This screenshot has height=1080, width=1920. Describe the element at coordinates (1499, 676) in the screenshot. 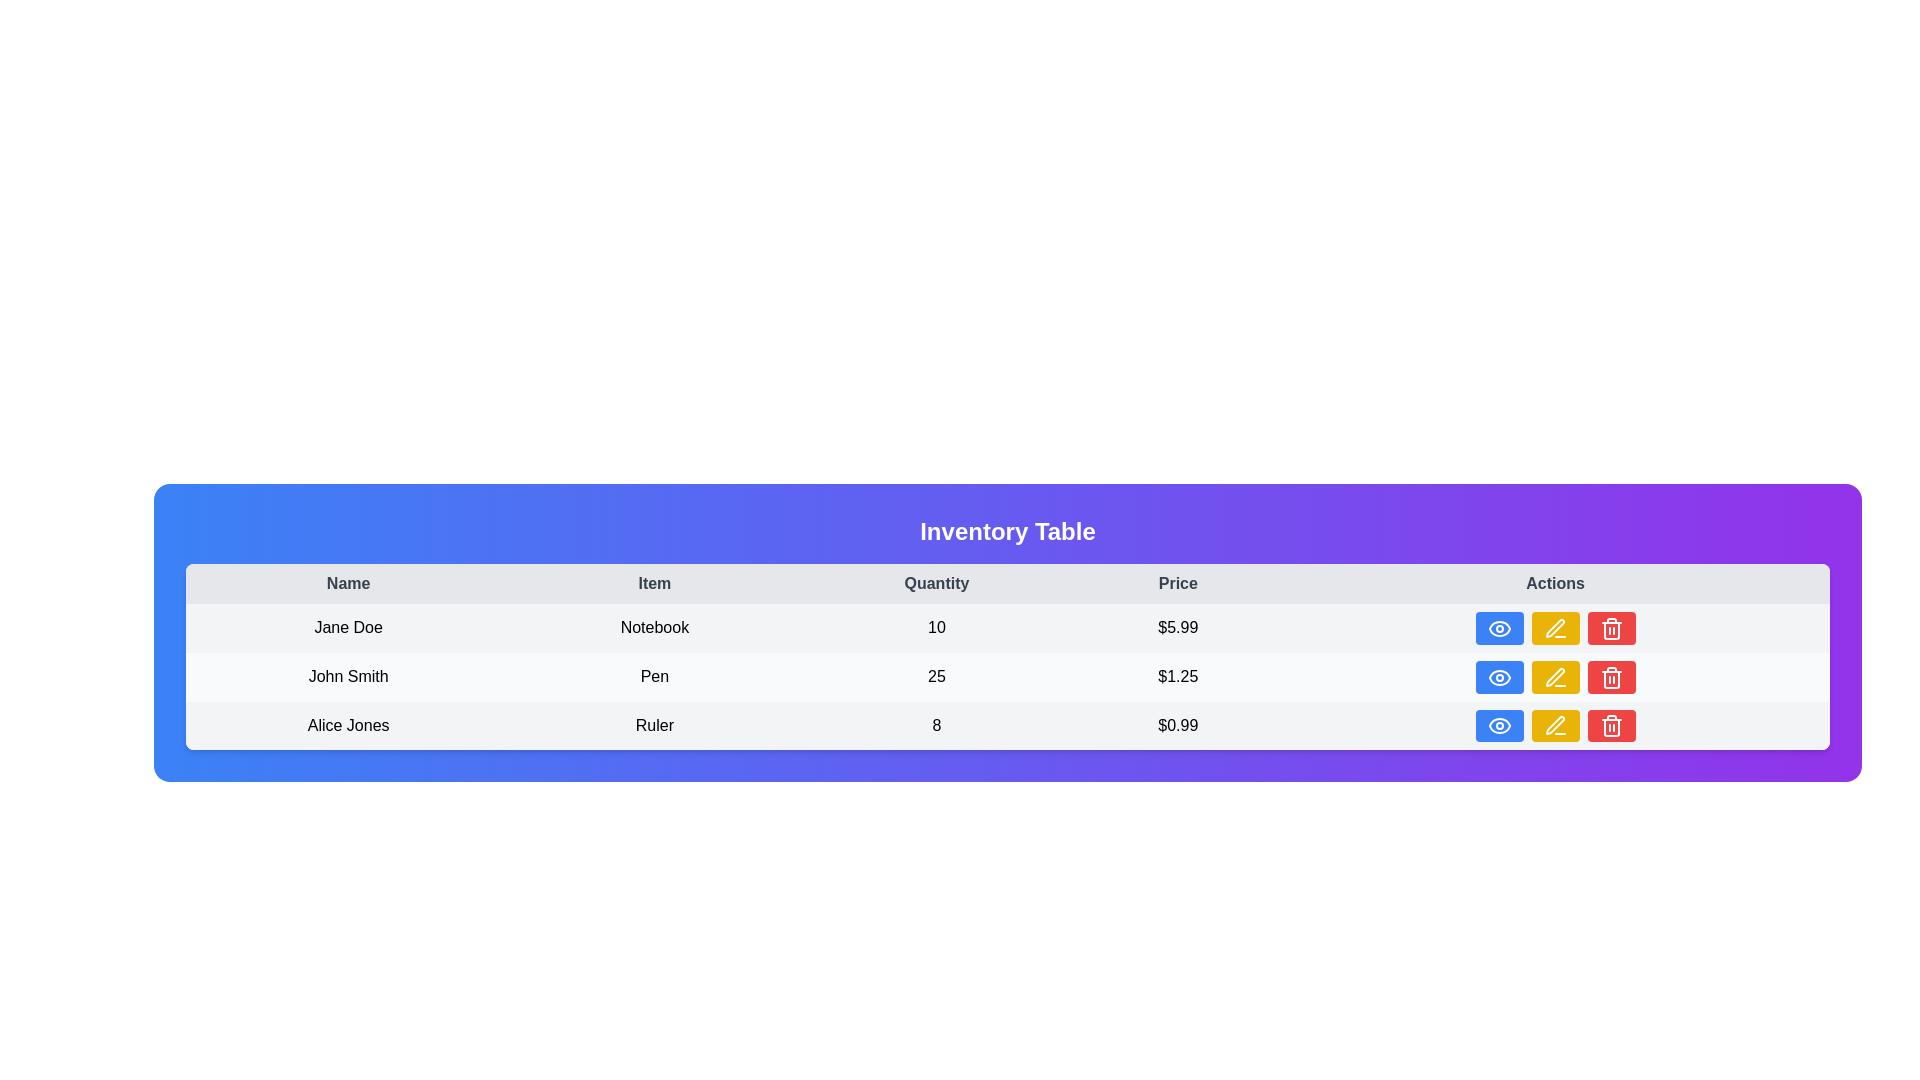

I see `the first button in the 'Actions' column of the table row for 'John Smith, Pen, 25, $1.25'` at that location.